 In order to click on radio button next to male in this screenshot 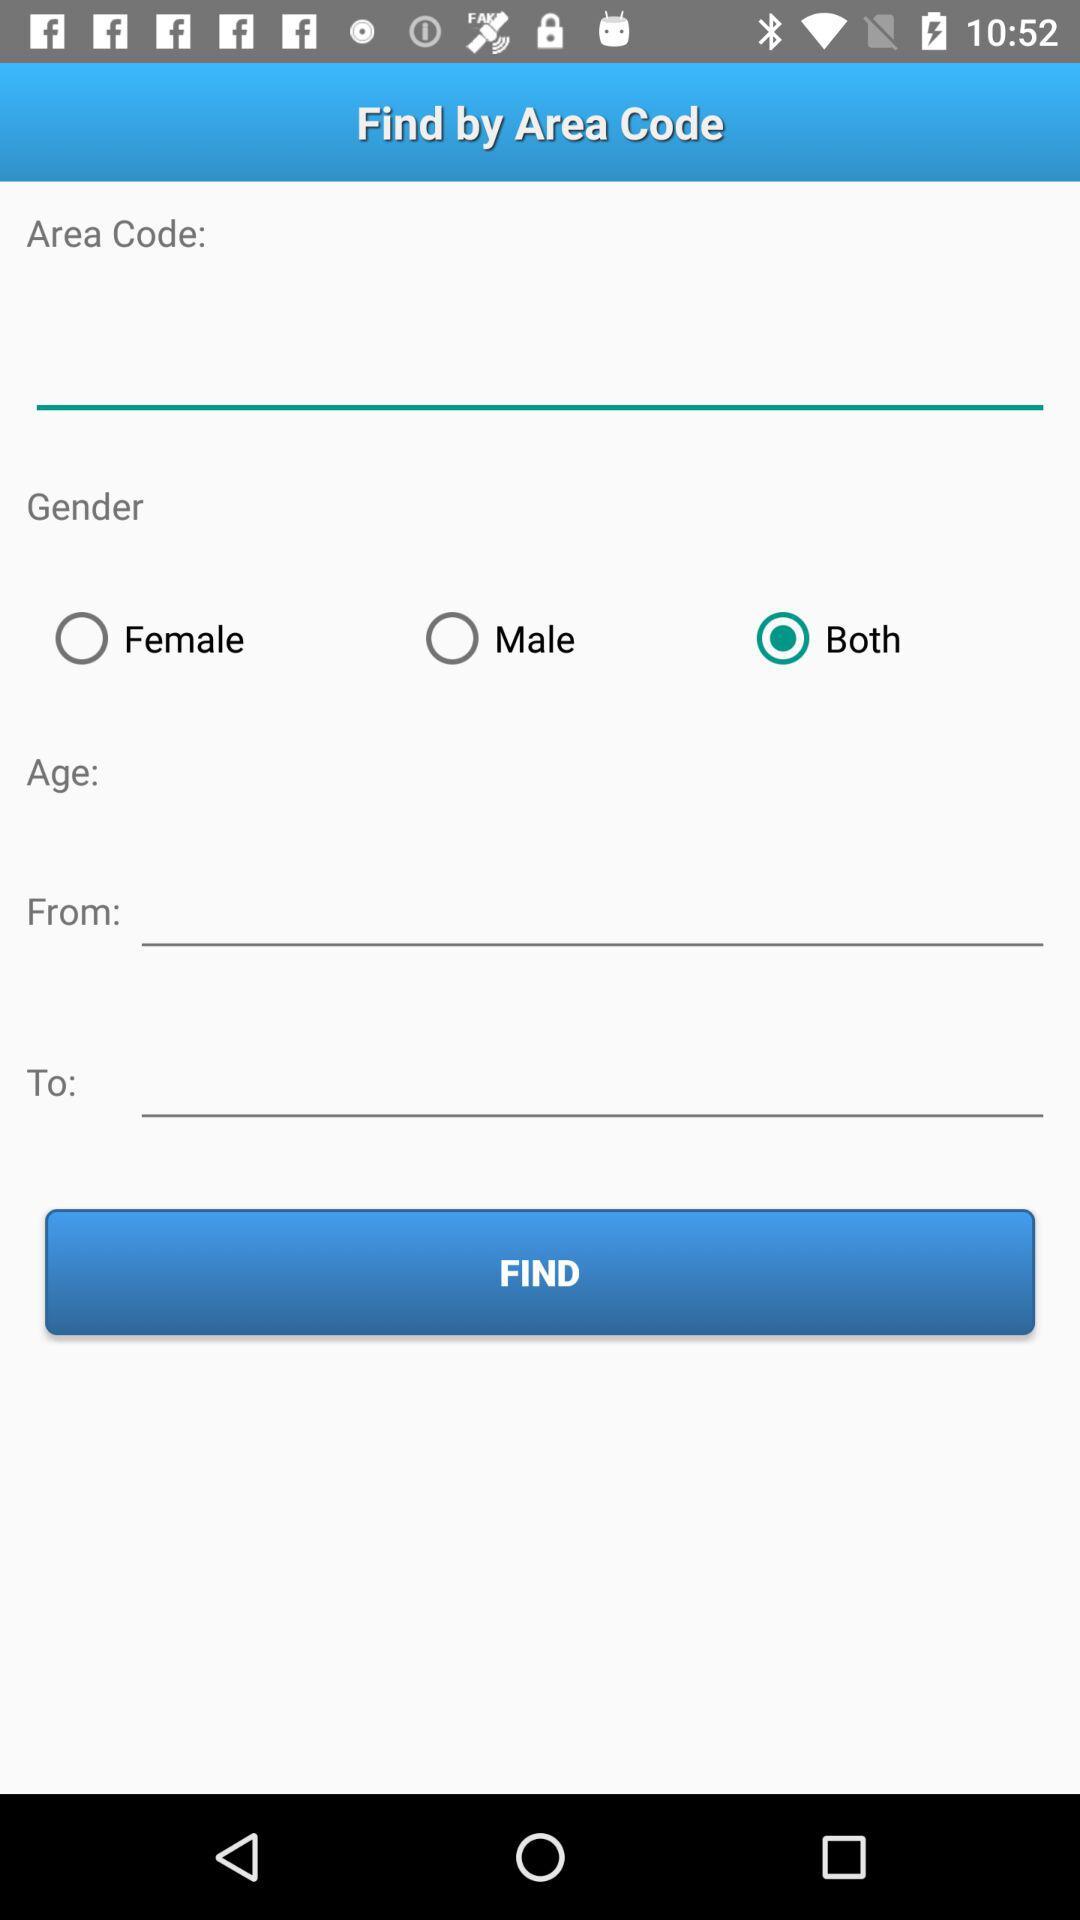, I will do `click(211, 637)`.